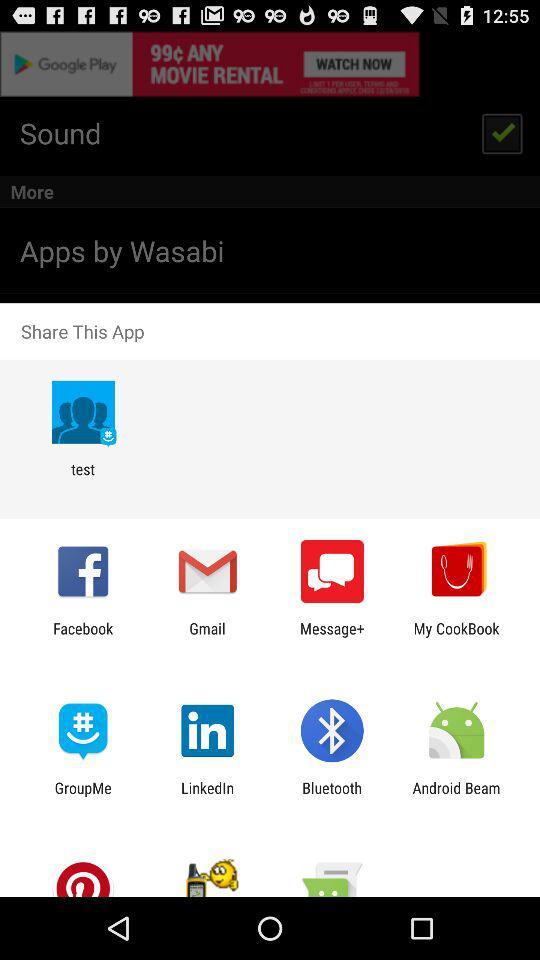  What do you see at coordinates (332, 636) in the screenshot?
I see `app next to gmail icon` at bounding box center [332, 636].